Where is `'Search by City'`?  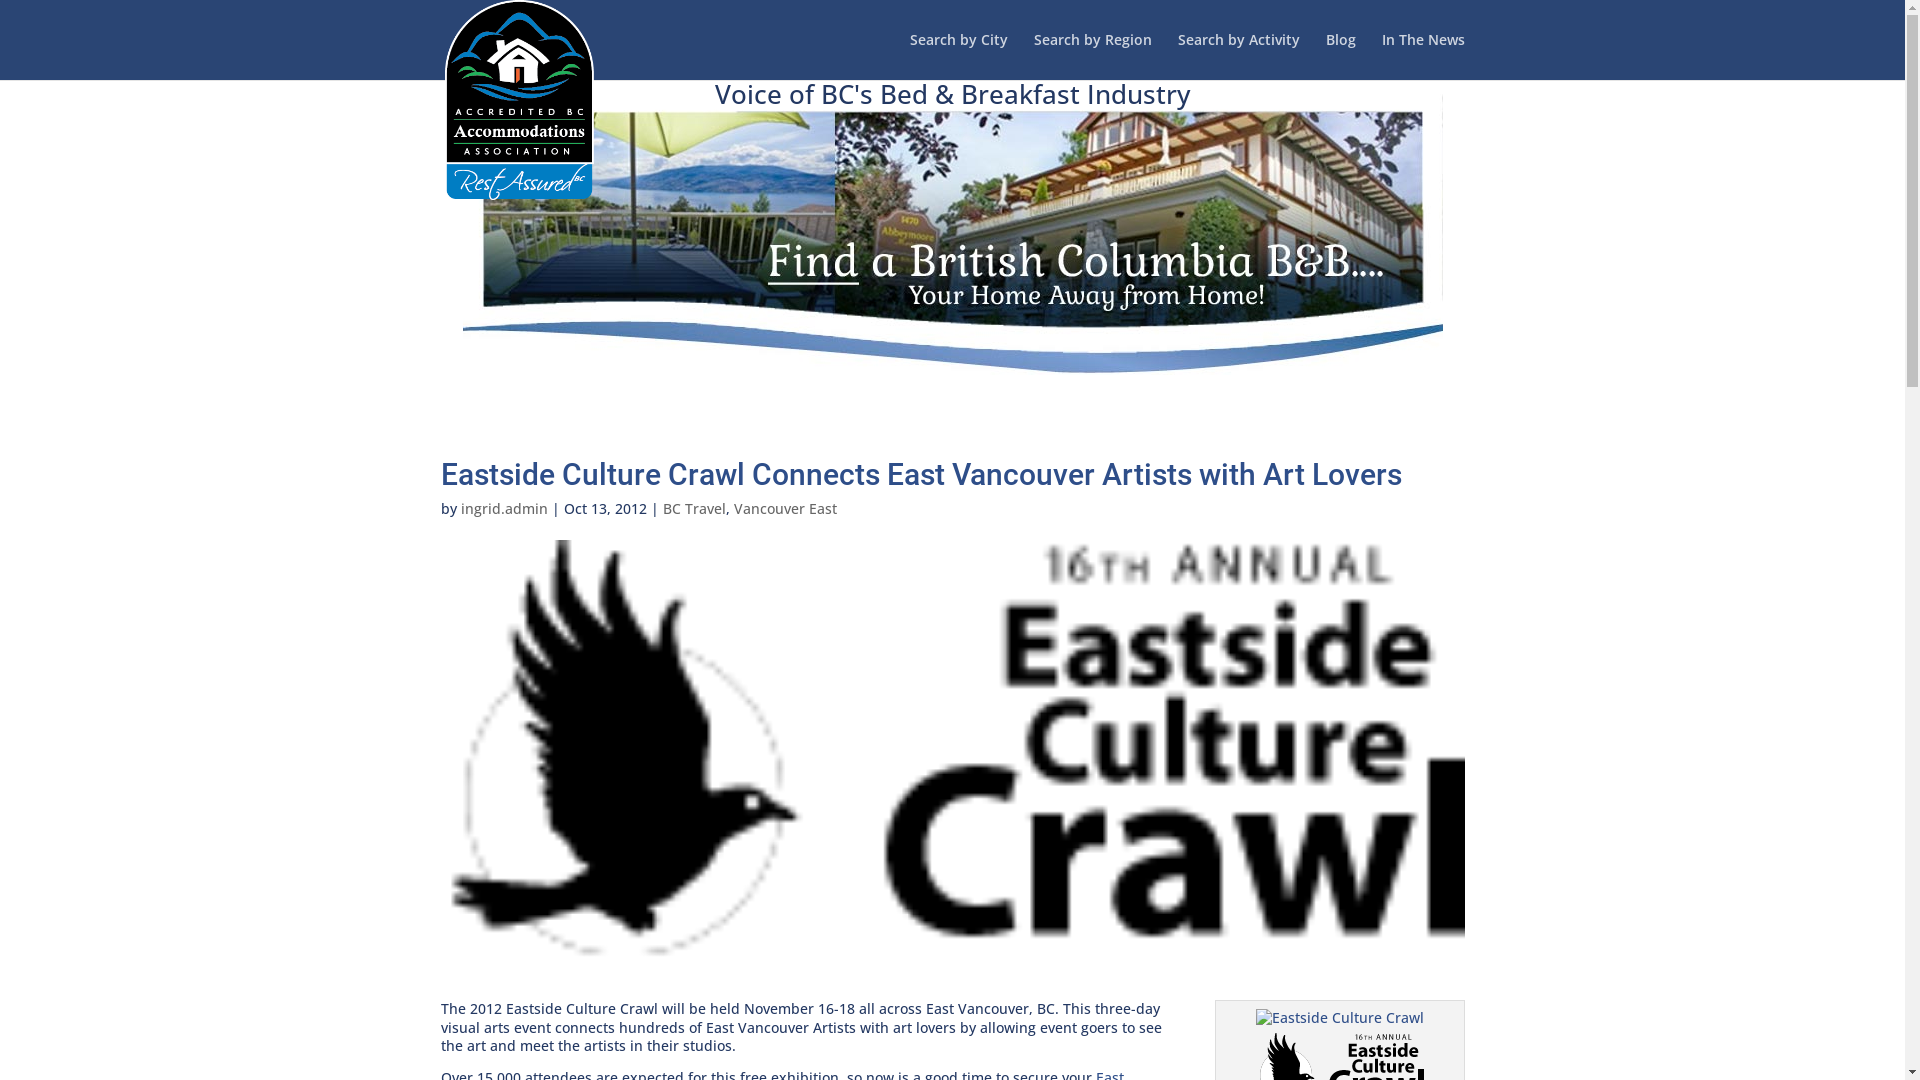
'Search by City' is located at coordinates (909, 55).